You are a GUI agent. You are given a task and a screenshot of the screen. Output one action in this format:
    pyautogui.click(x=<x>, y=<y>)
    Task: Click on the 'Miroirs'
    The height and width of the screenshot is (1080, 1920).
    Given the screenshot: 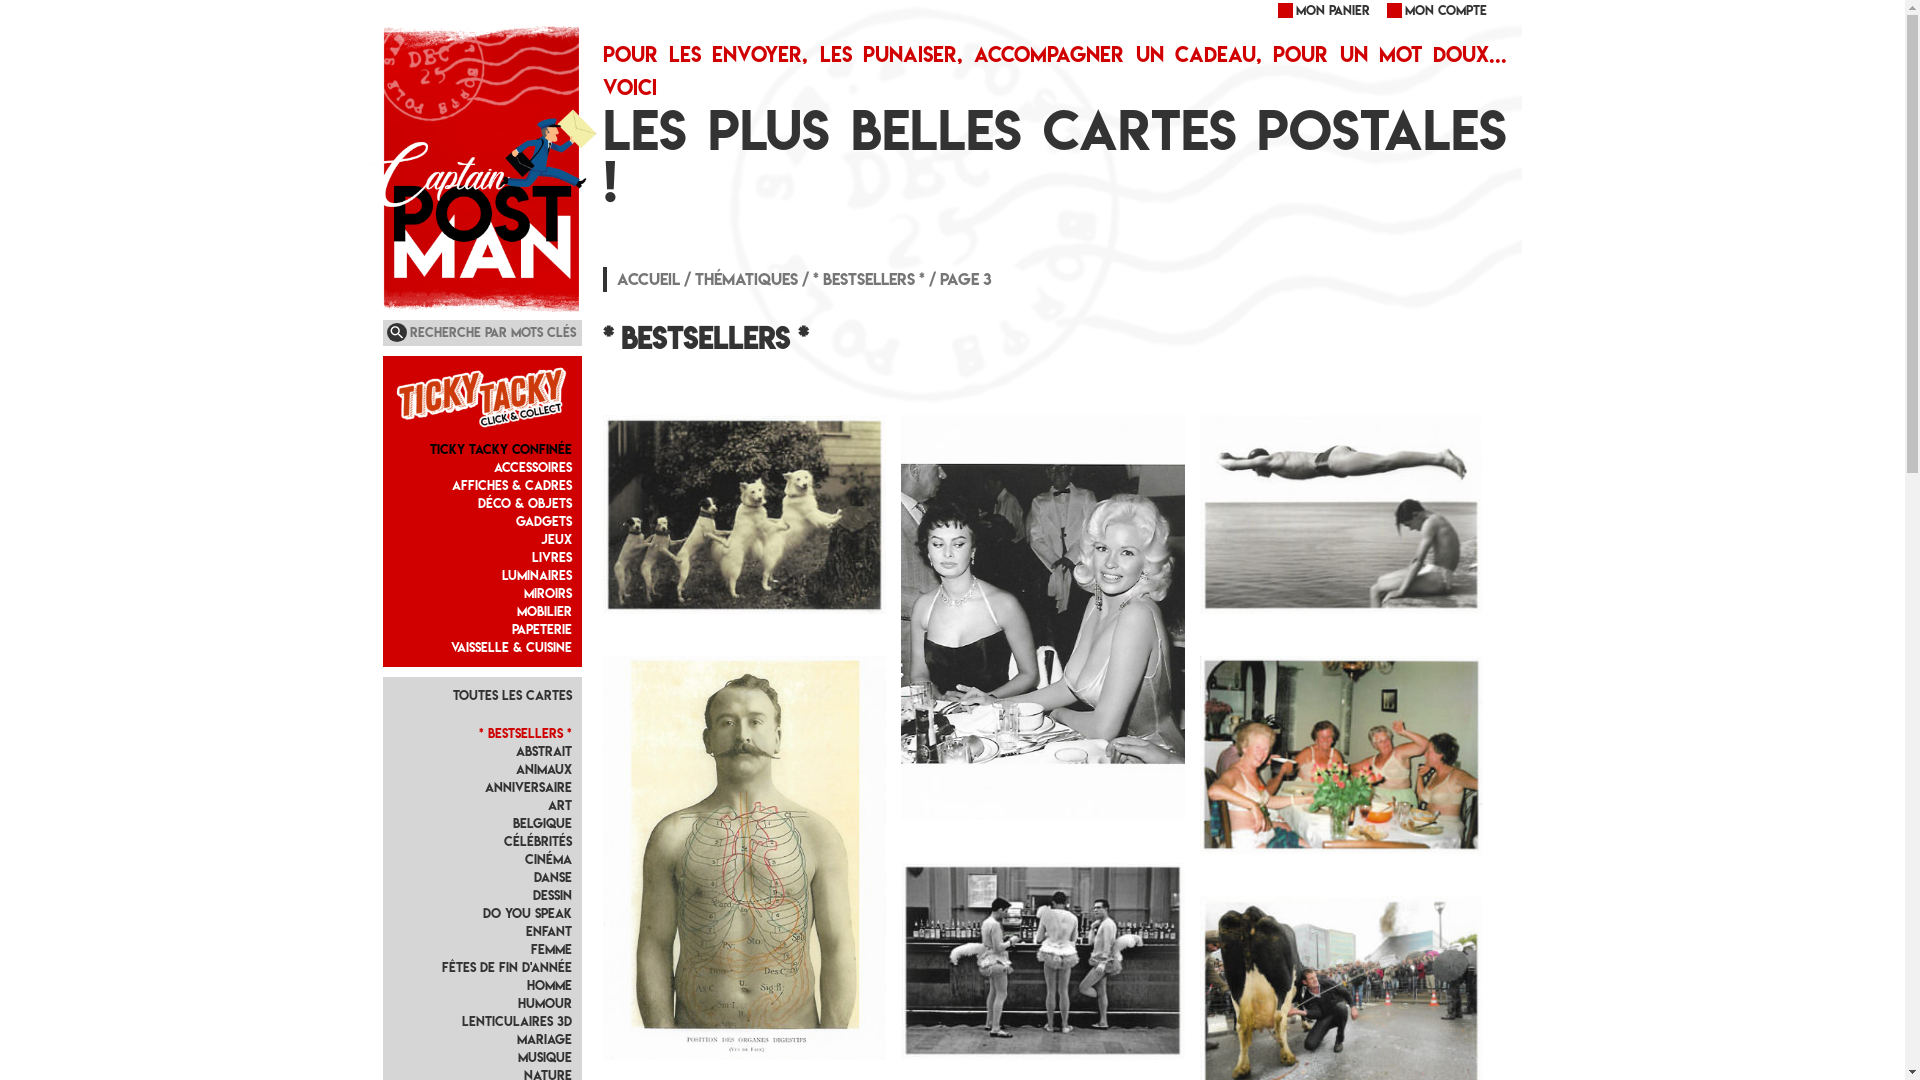 What is the action you would take?
    pyautogui.click(x=523, y=592)
    